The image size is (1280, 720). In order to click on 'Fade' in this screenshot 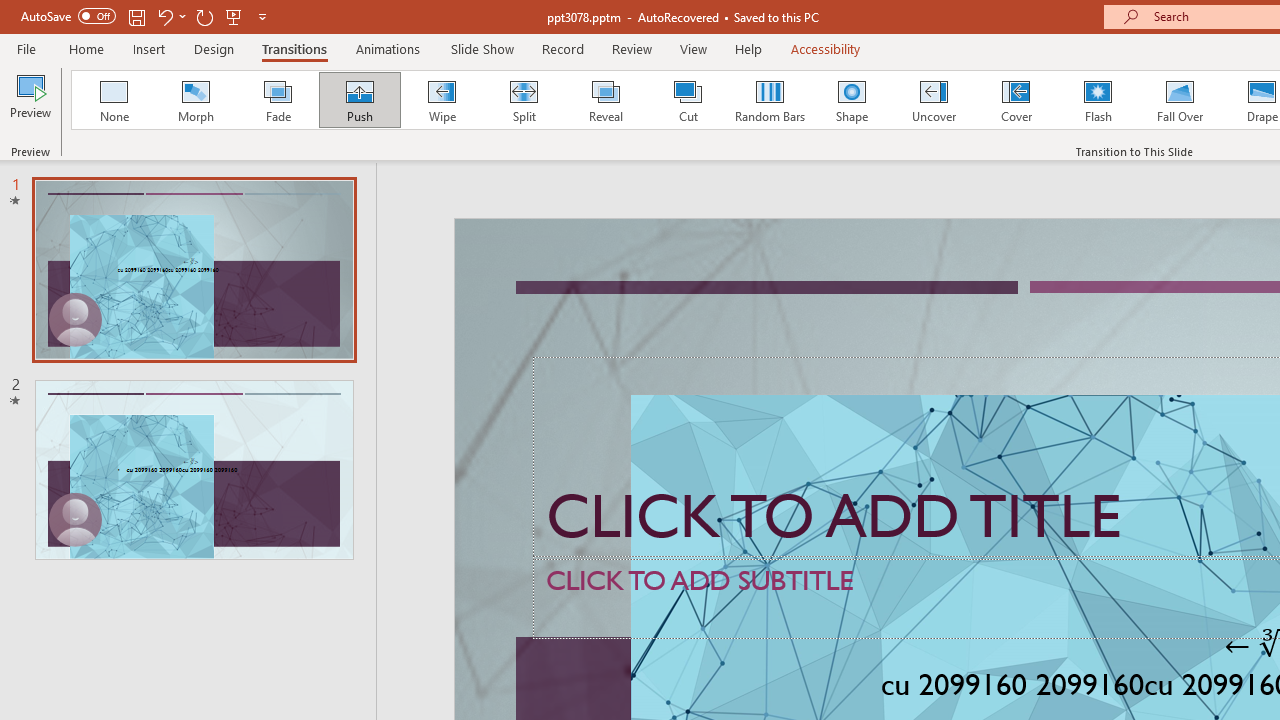, I will do `click(276, 100)`.